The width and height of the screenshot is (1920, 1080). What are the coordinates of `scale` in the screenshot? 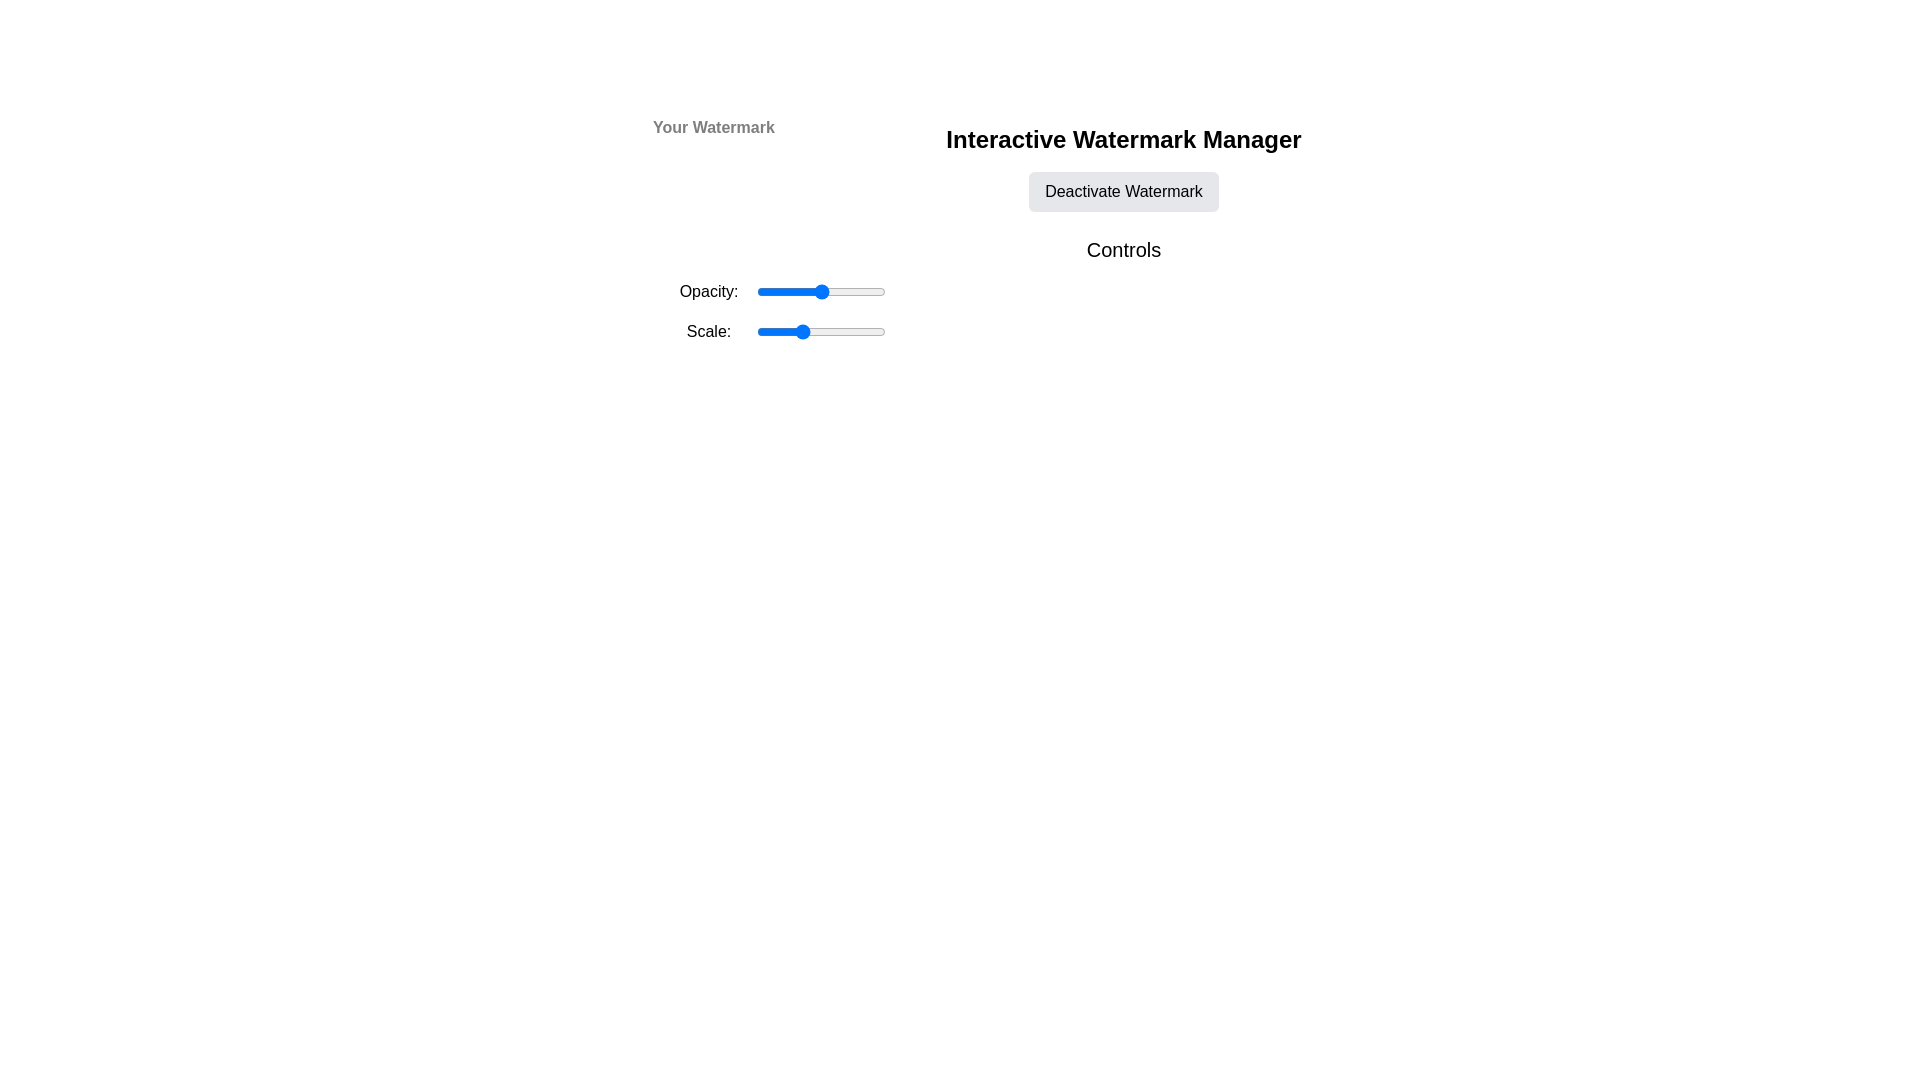 It's located at (714, 330).